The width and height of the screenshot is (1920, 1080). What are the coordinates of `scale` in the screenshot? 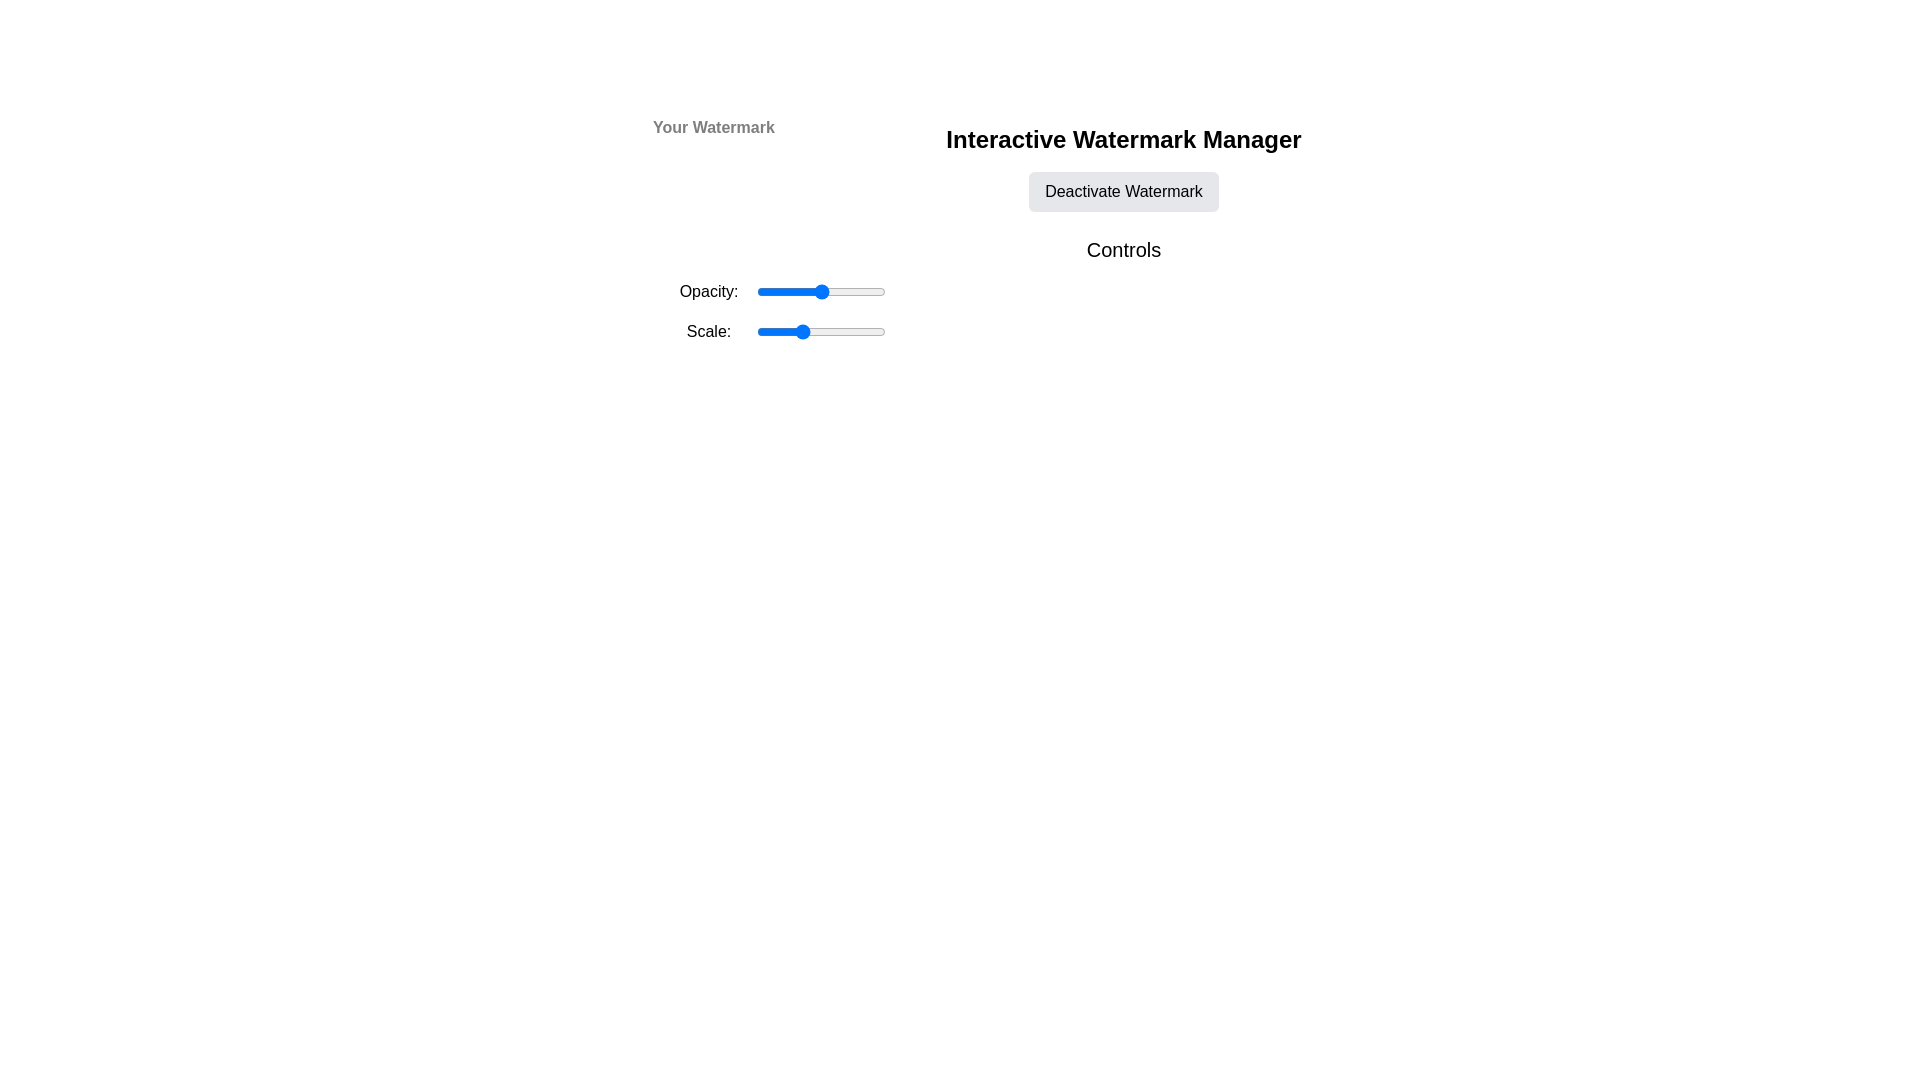 It's located at (714, 330).